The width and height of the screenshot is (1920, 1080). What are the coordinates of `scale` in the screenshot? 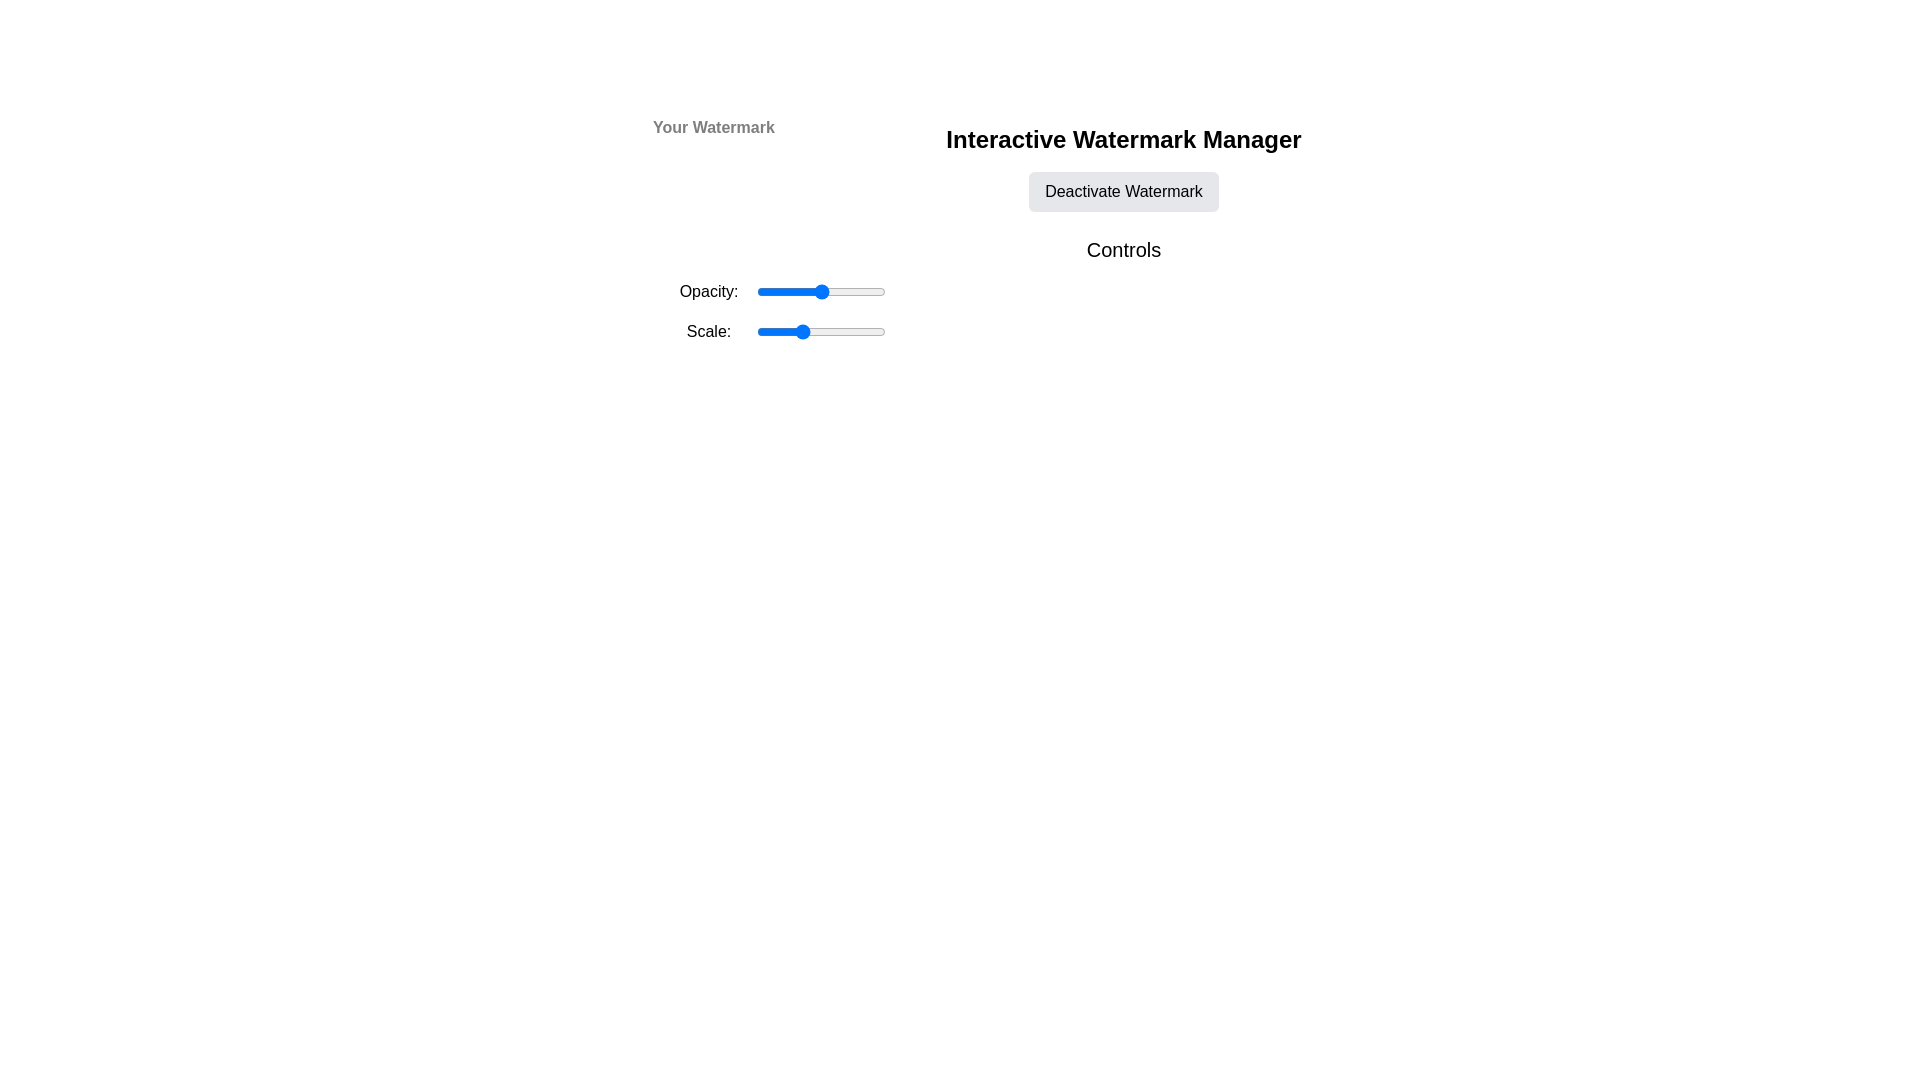 It's located at (714, 330).